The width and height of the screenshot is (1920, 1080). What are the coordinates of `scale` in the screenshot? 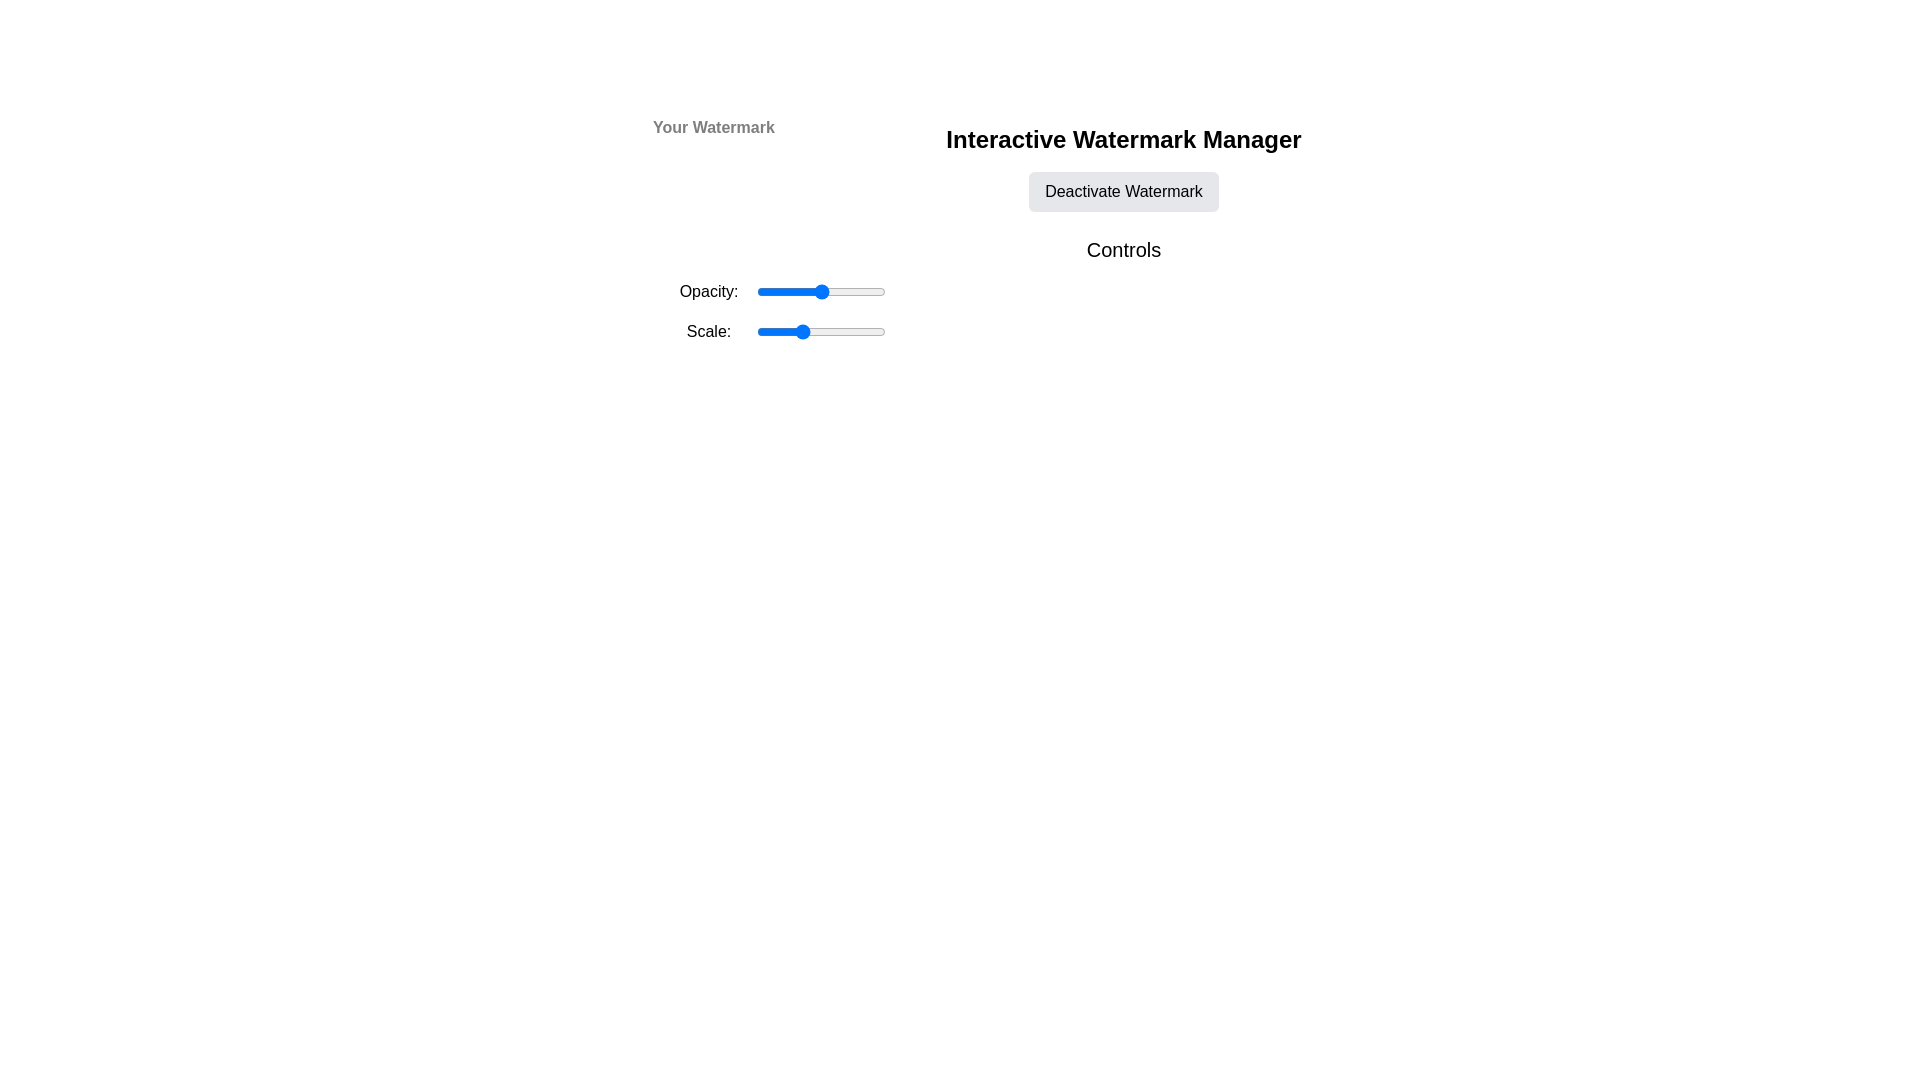 It's located at (714, 330).